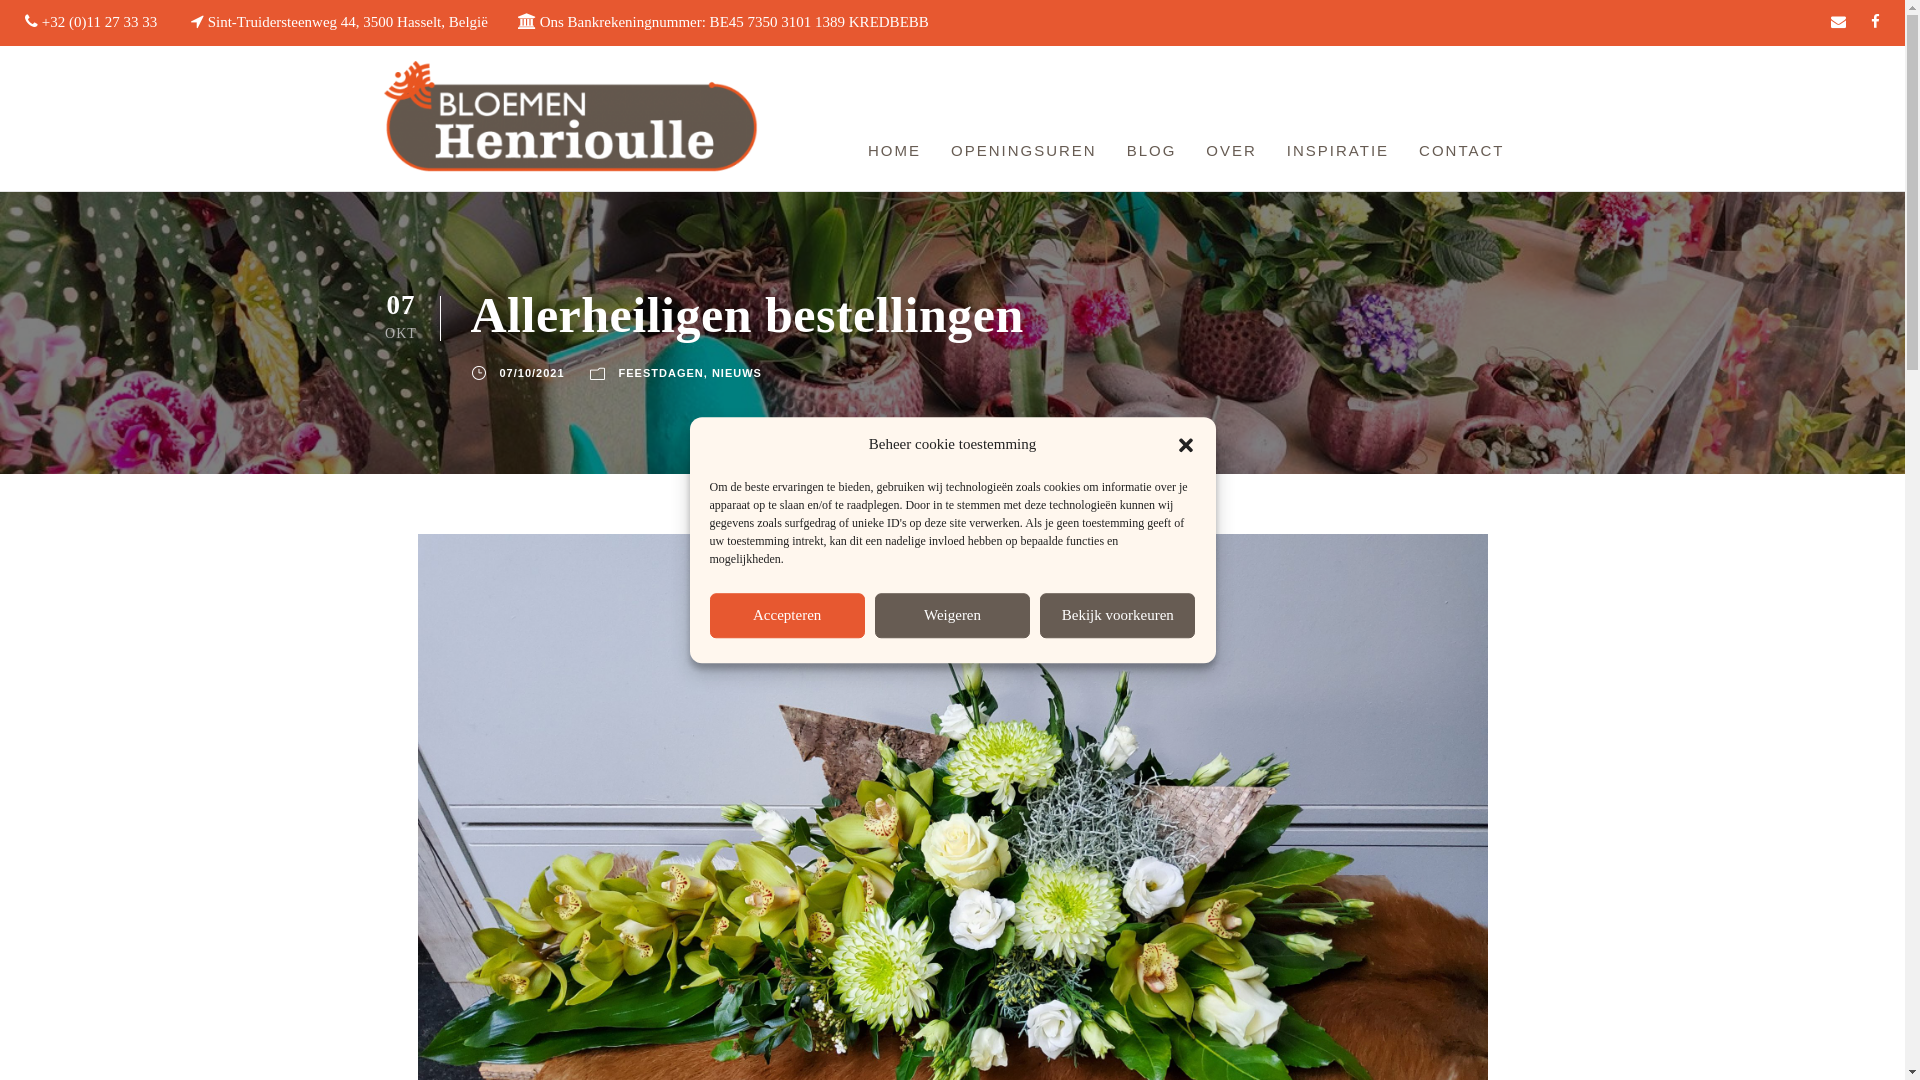  I want to click on 'INSPIRATIE', so click(1338, 153).